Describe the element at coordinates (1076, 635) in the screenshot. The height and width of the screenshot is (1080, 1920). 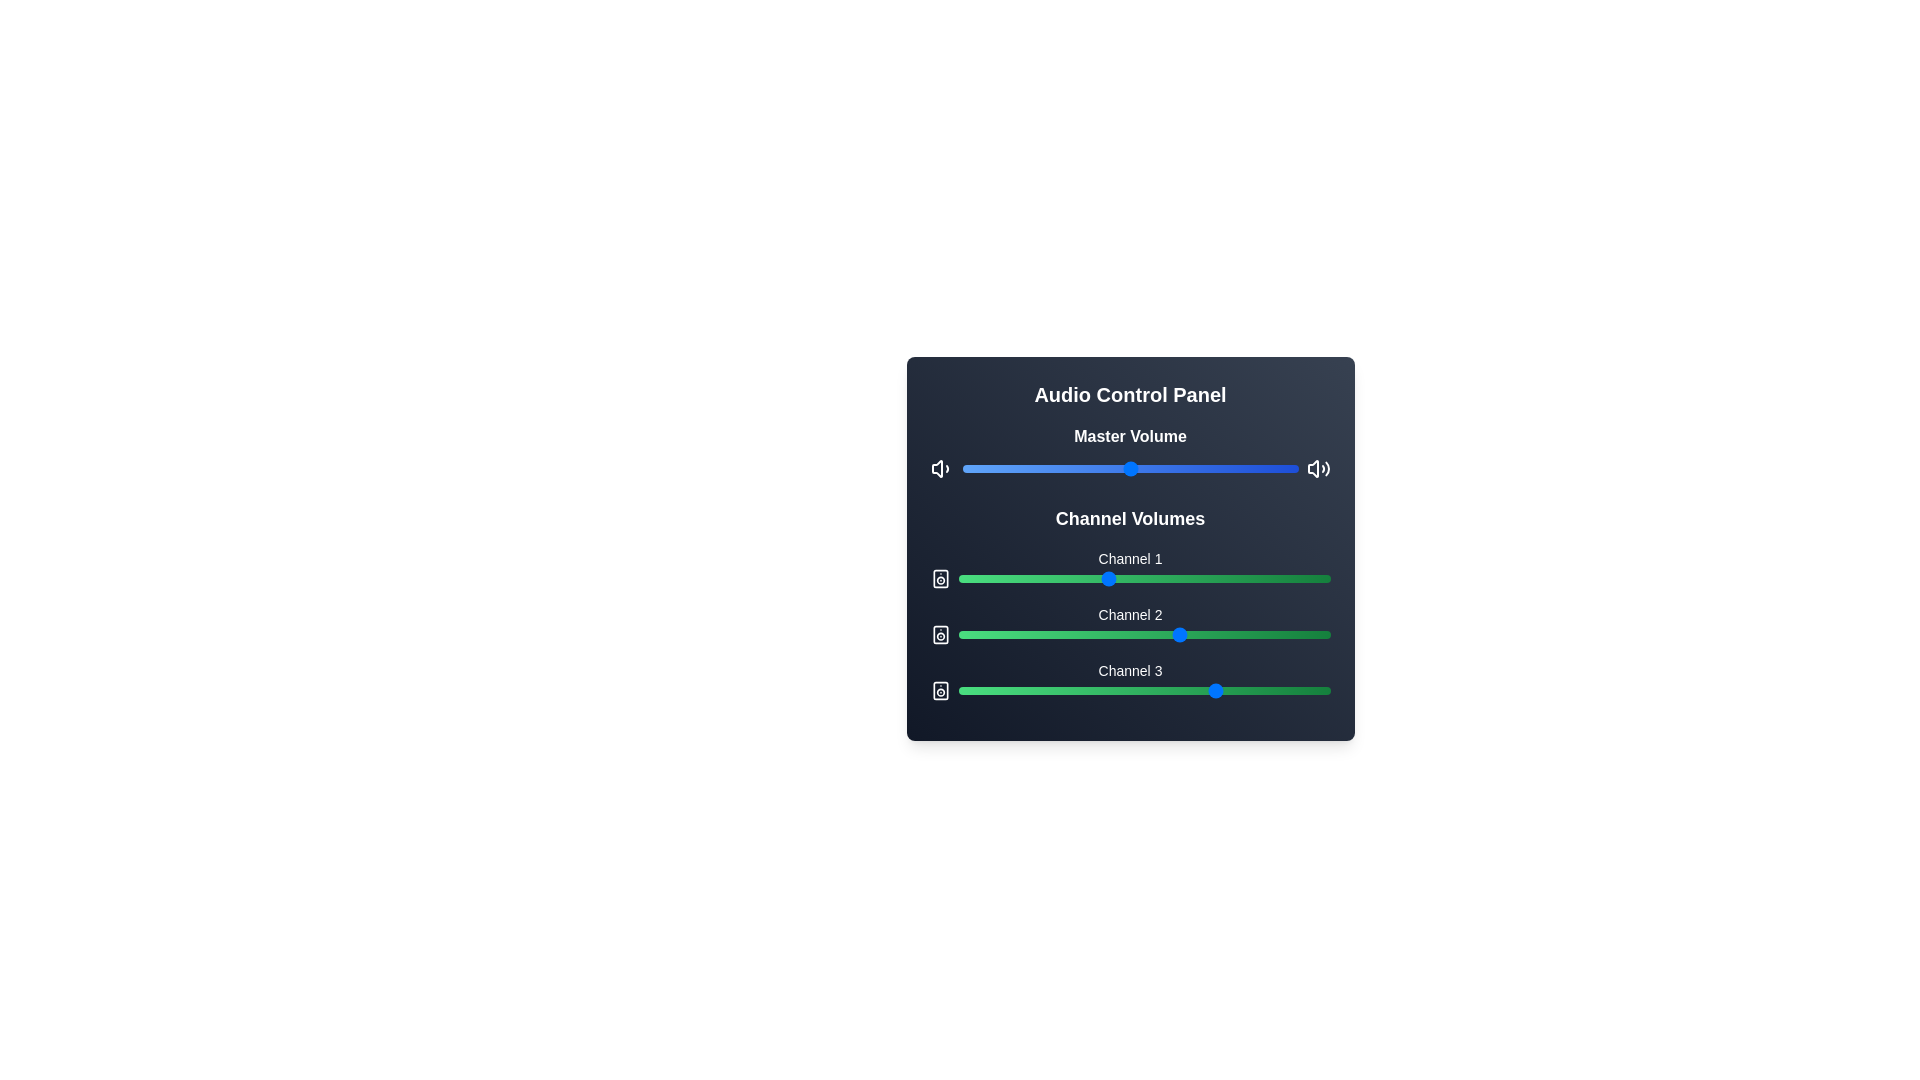
I see `the slider value` at that location.